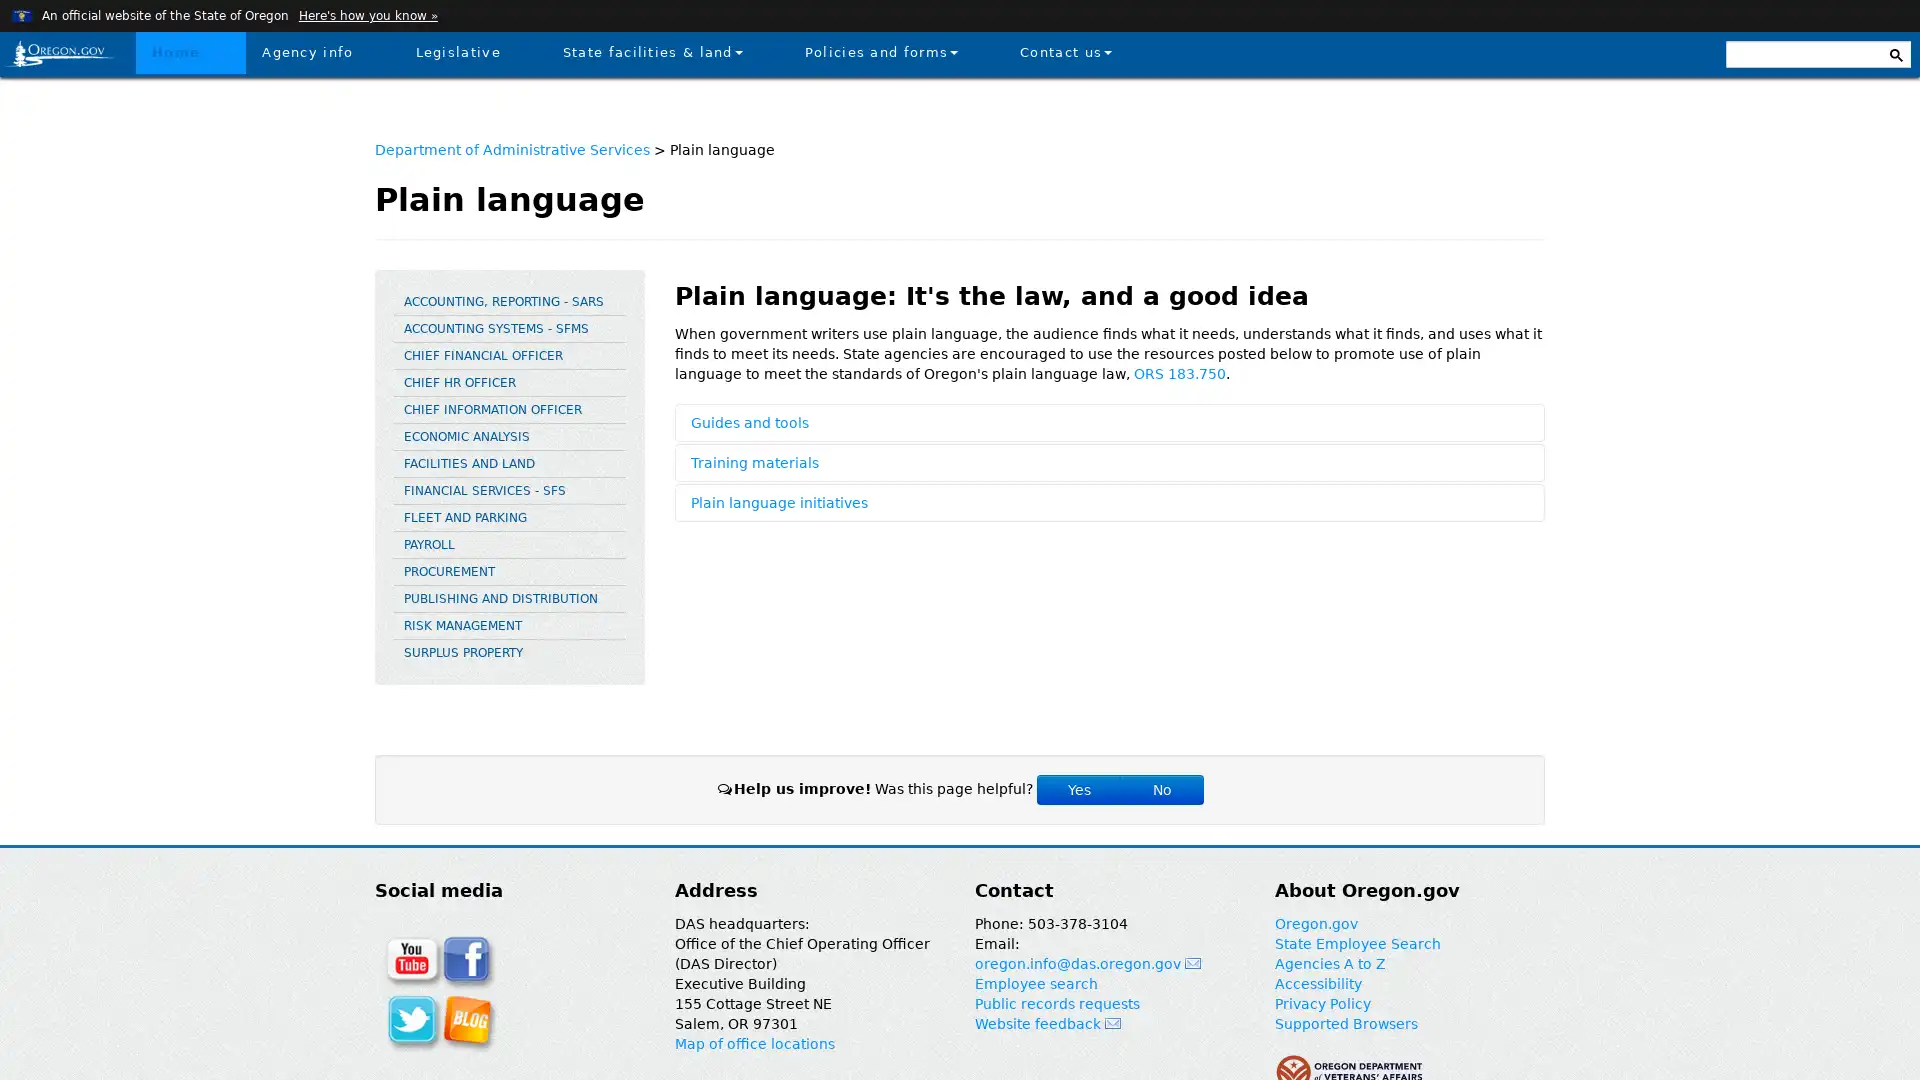  I want to click on Yes, so click(1078, 789).